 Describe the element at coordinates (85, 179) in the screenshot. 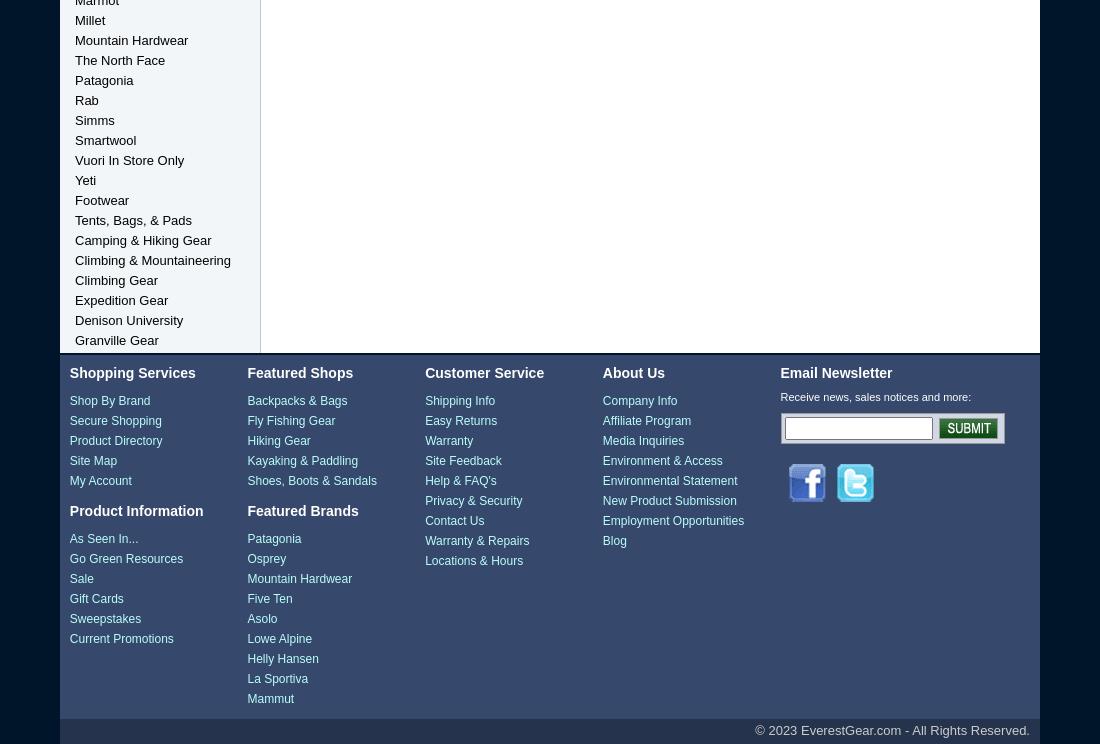

I see `'Yeti'` at that location.